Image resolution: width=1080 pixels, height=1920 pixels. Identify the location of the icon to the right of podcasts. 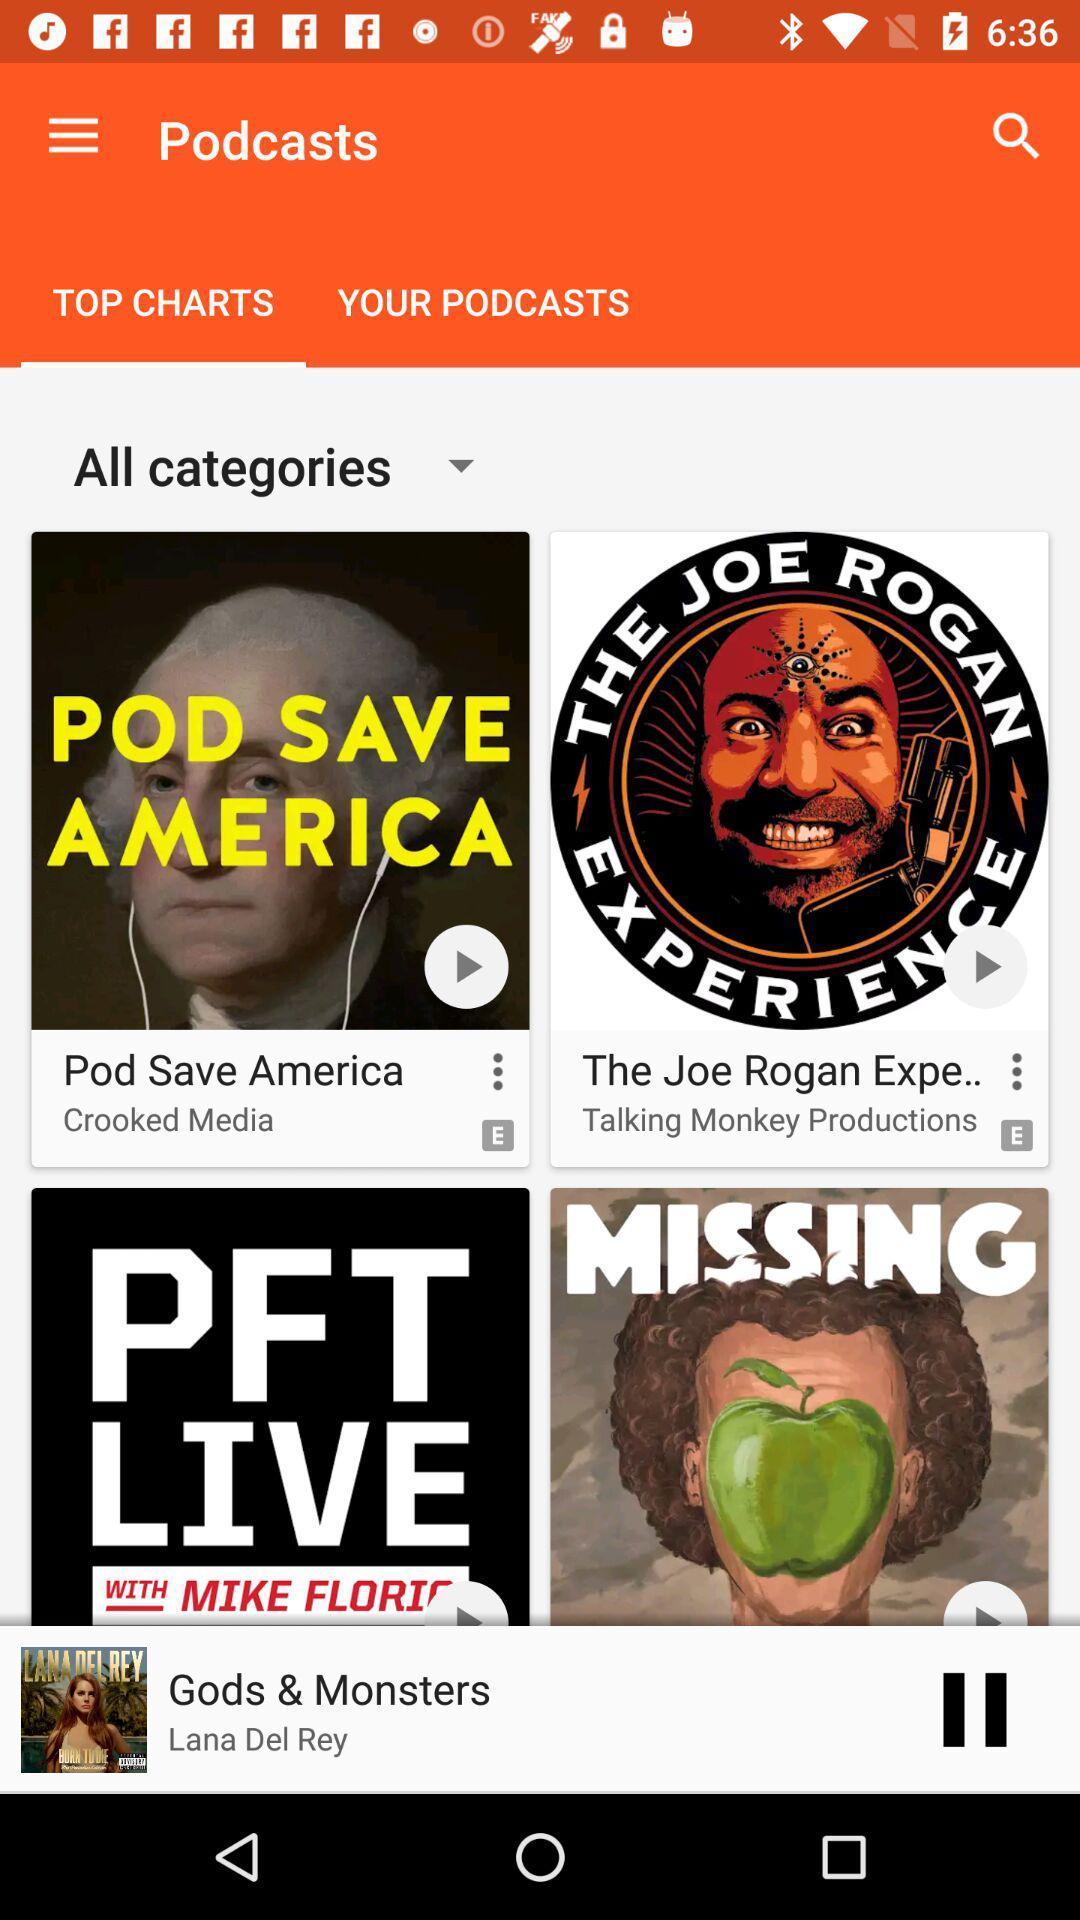
(1017, 135).